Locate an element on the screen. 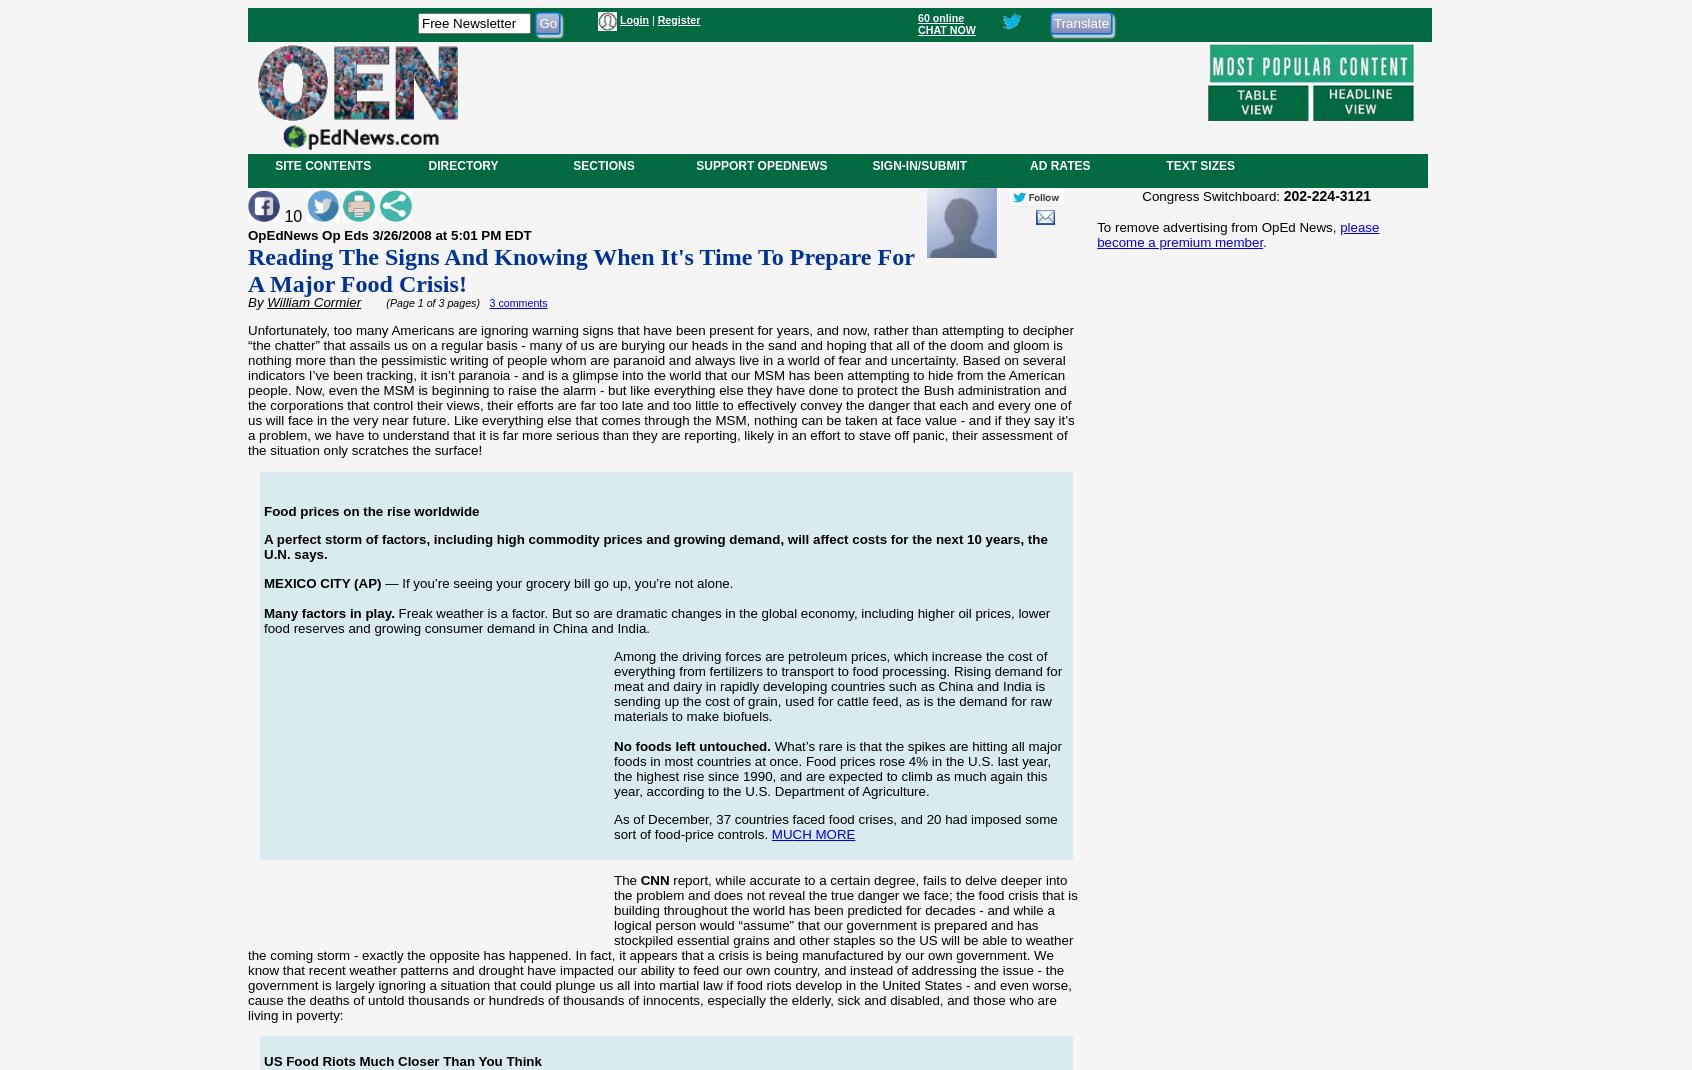  '202-224-3121' is located at coordinates (1325, 193).